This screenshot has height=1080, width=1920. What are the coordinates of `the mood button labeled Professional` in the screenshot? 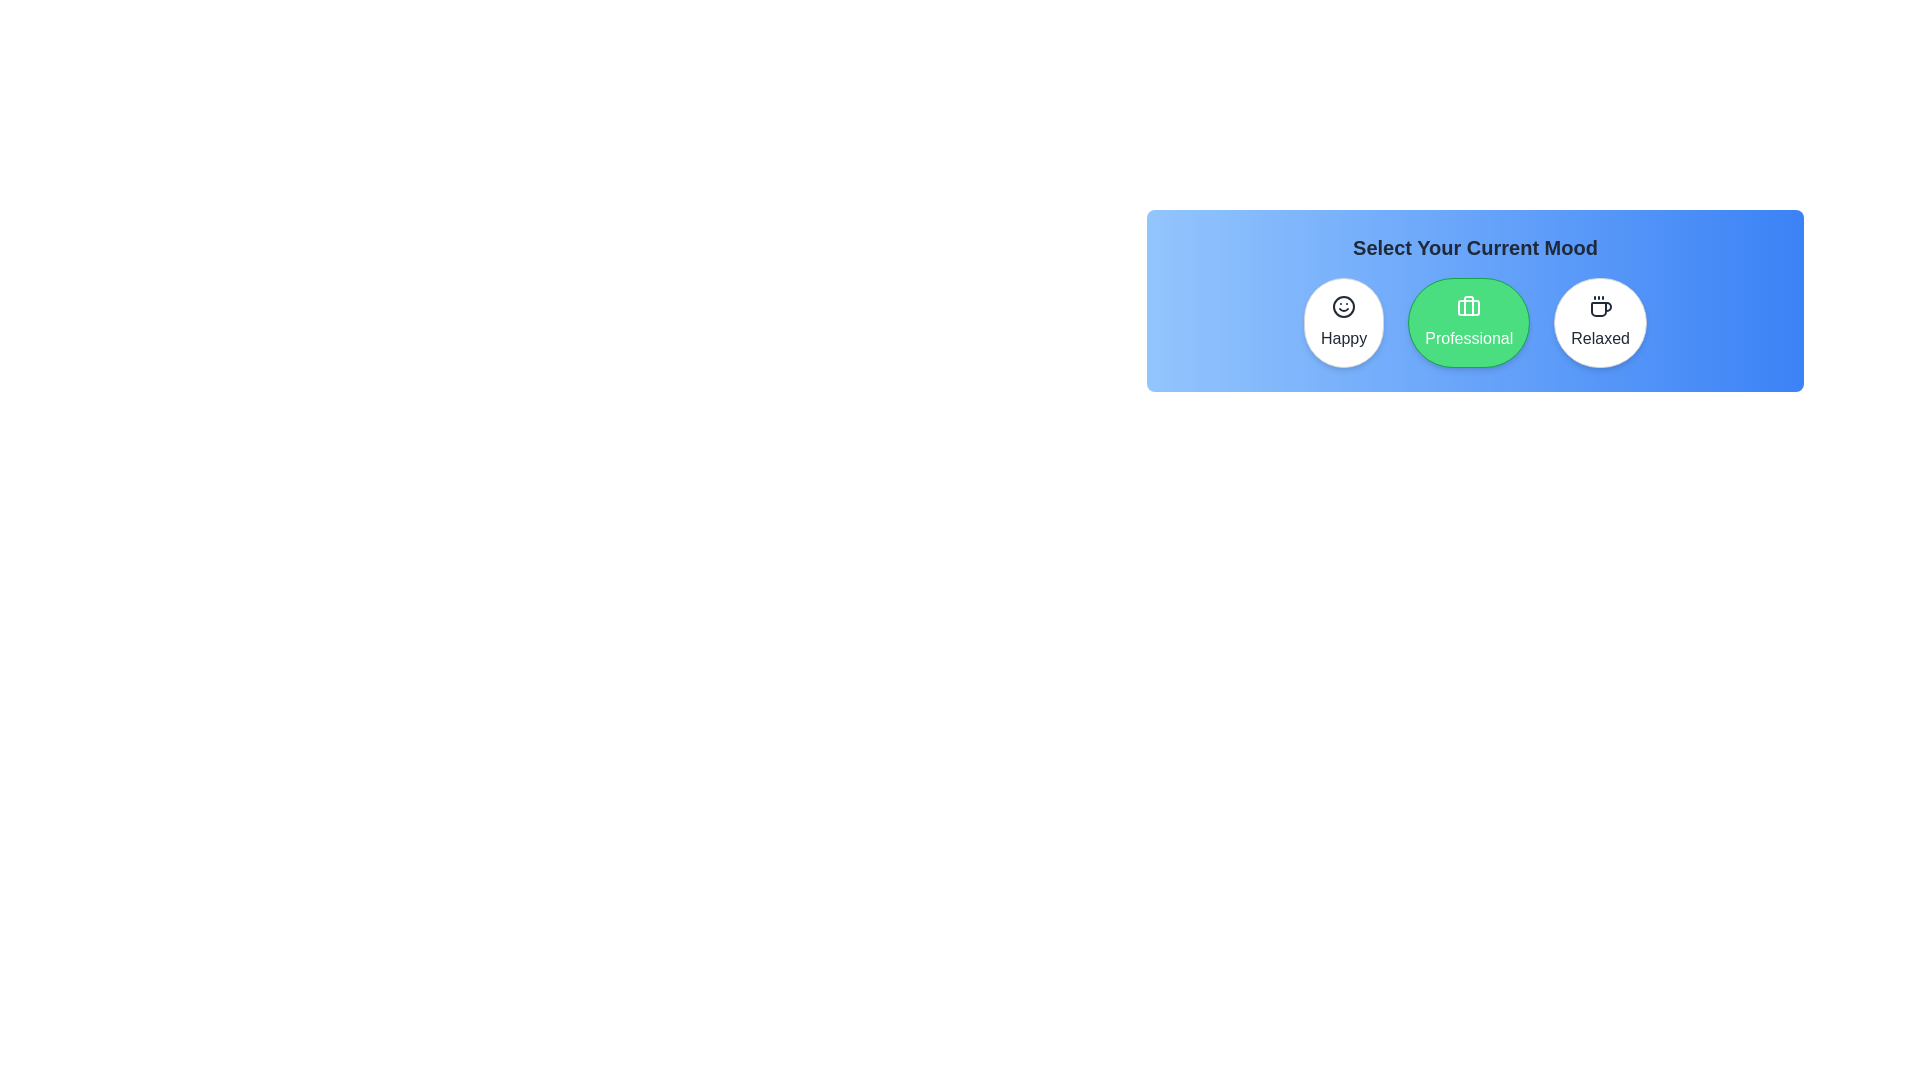 It's located at (1469, 322).